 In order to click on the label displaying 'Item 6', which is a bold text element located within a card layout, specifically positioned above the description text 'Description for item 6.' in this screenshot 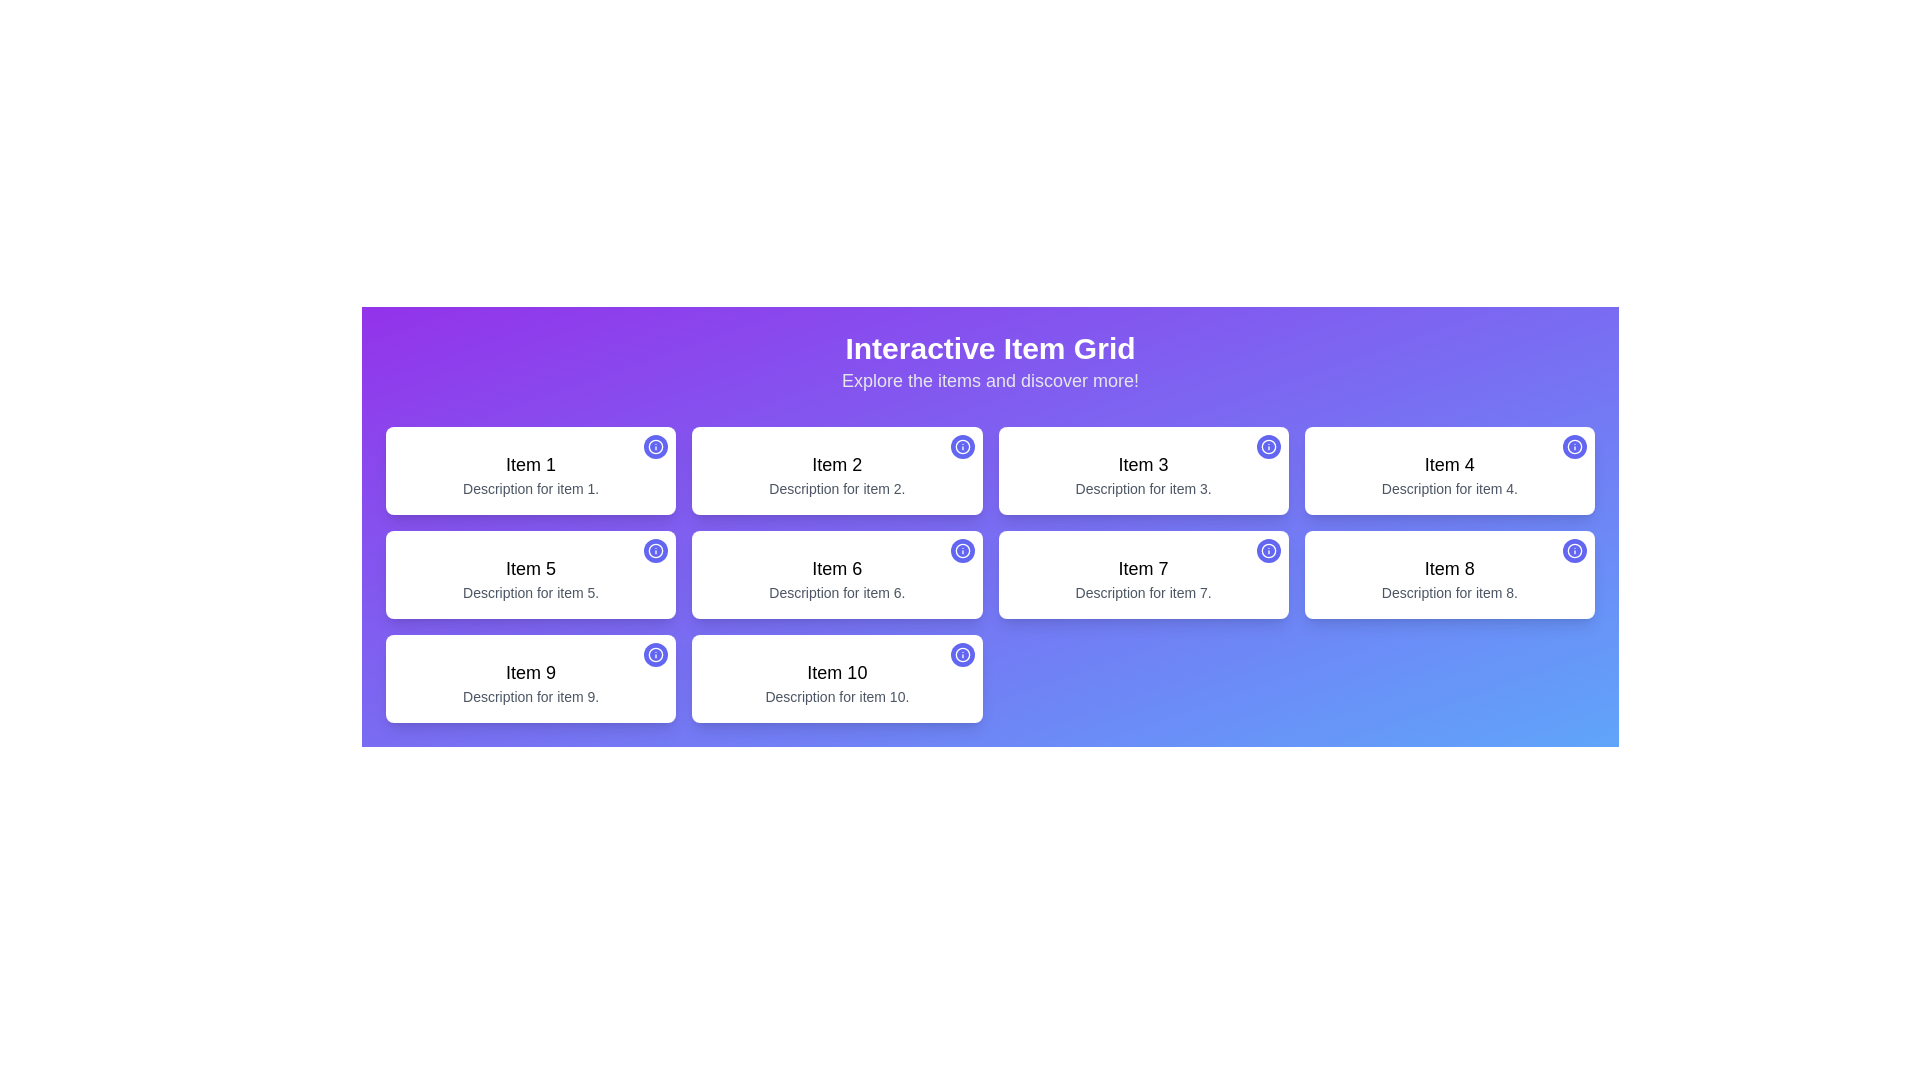, I will do `click(837, 569)`.